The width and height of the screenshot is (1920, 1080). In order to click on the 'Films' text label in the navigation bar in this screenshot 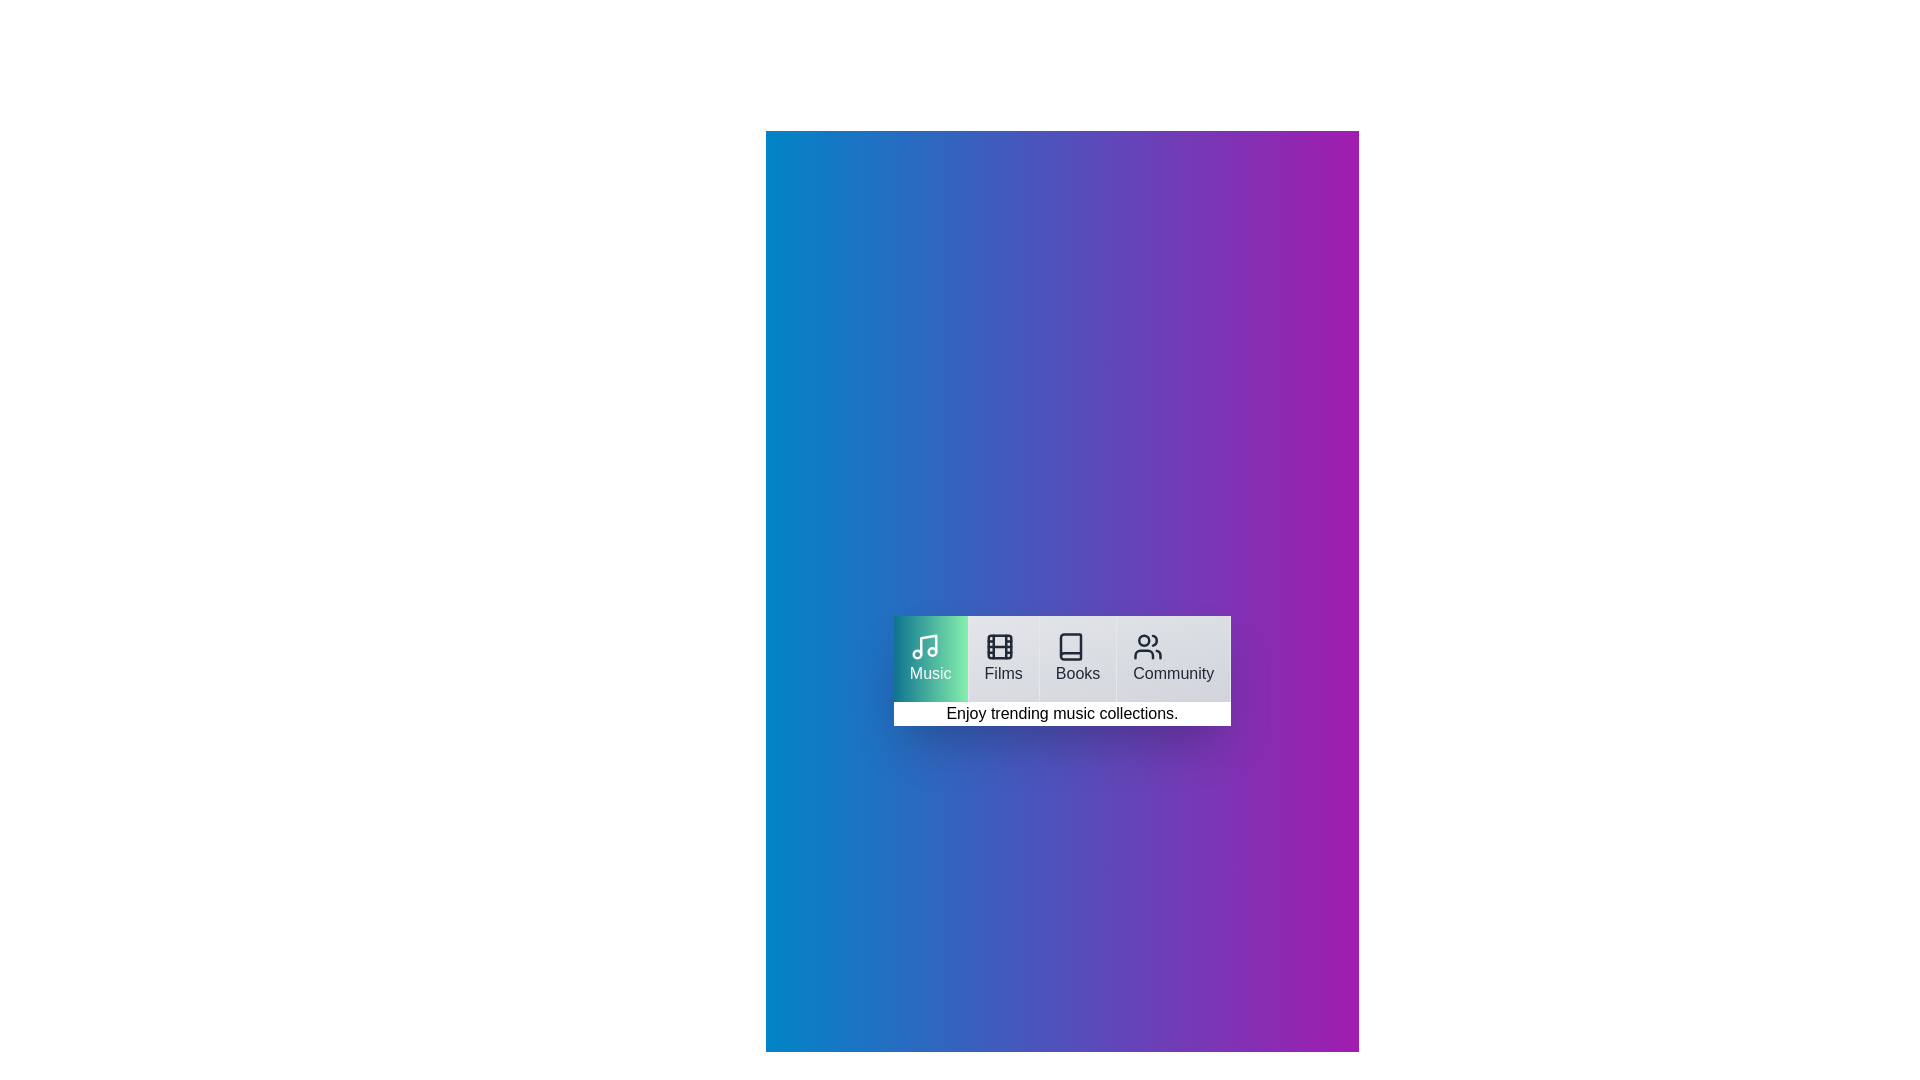, I will do `click(1003, 673)`.